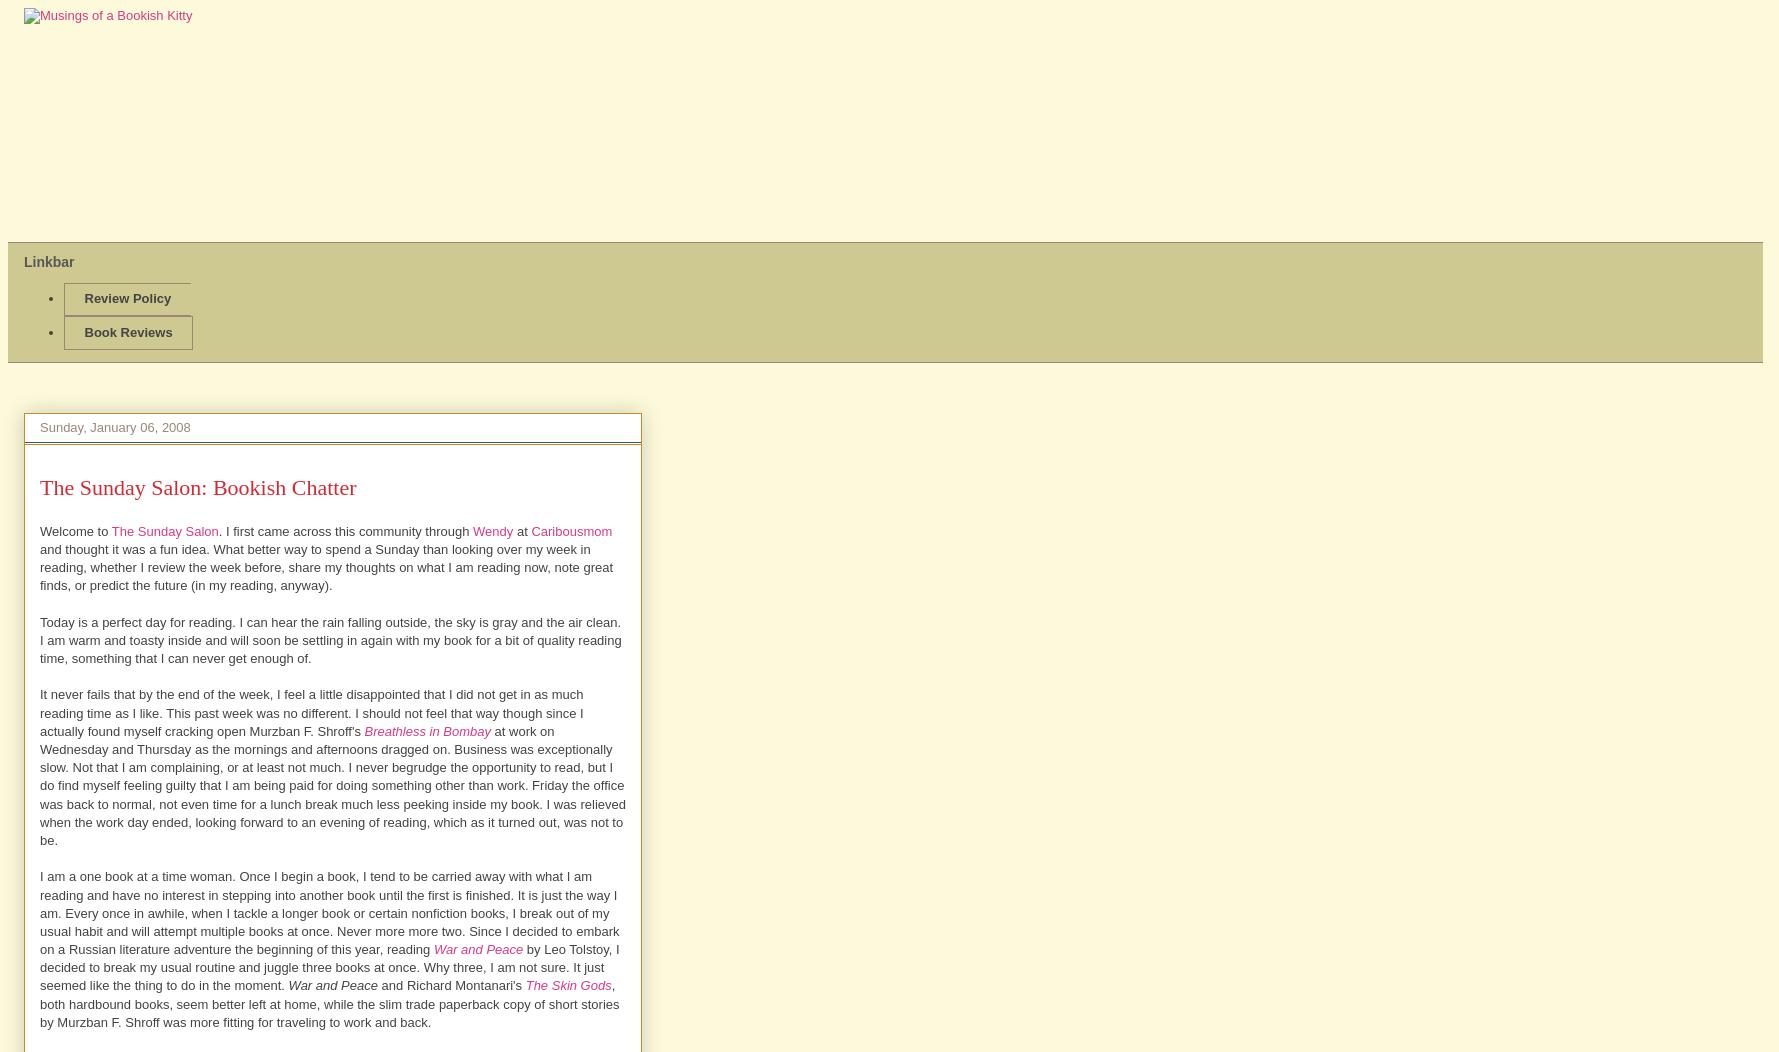 This screenshot has height=1052, width=1779. What do you see at coordinates (330, 640) in the screenshot?
I see `'Today is a perfect day for reading.  I can hear the rain falling outside, the sky is gray and the air clean.  I am warm and toasty inside and will soon be settling in again with my book for a bit of quality reading time, something that I can never get enough of.'` at bounding box center [330, 640].